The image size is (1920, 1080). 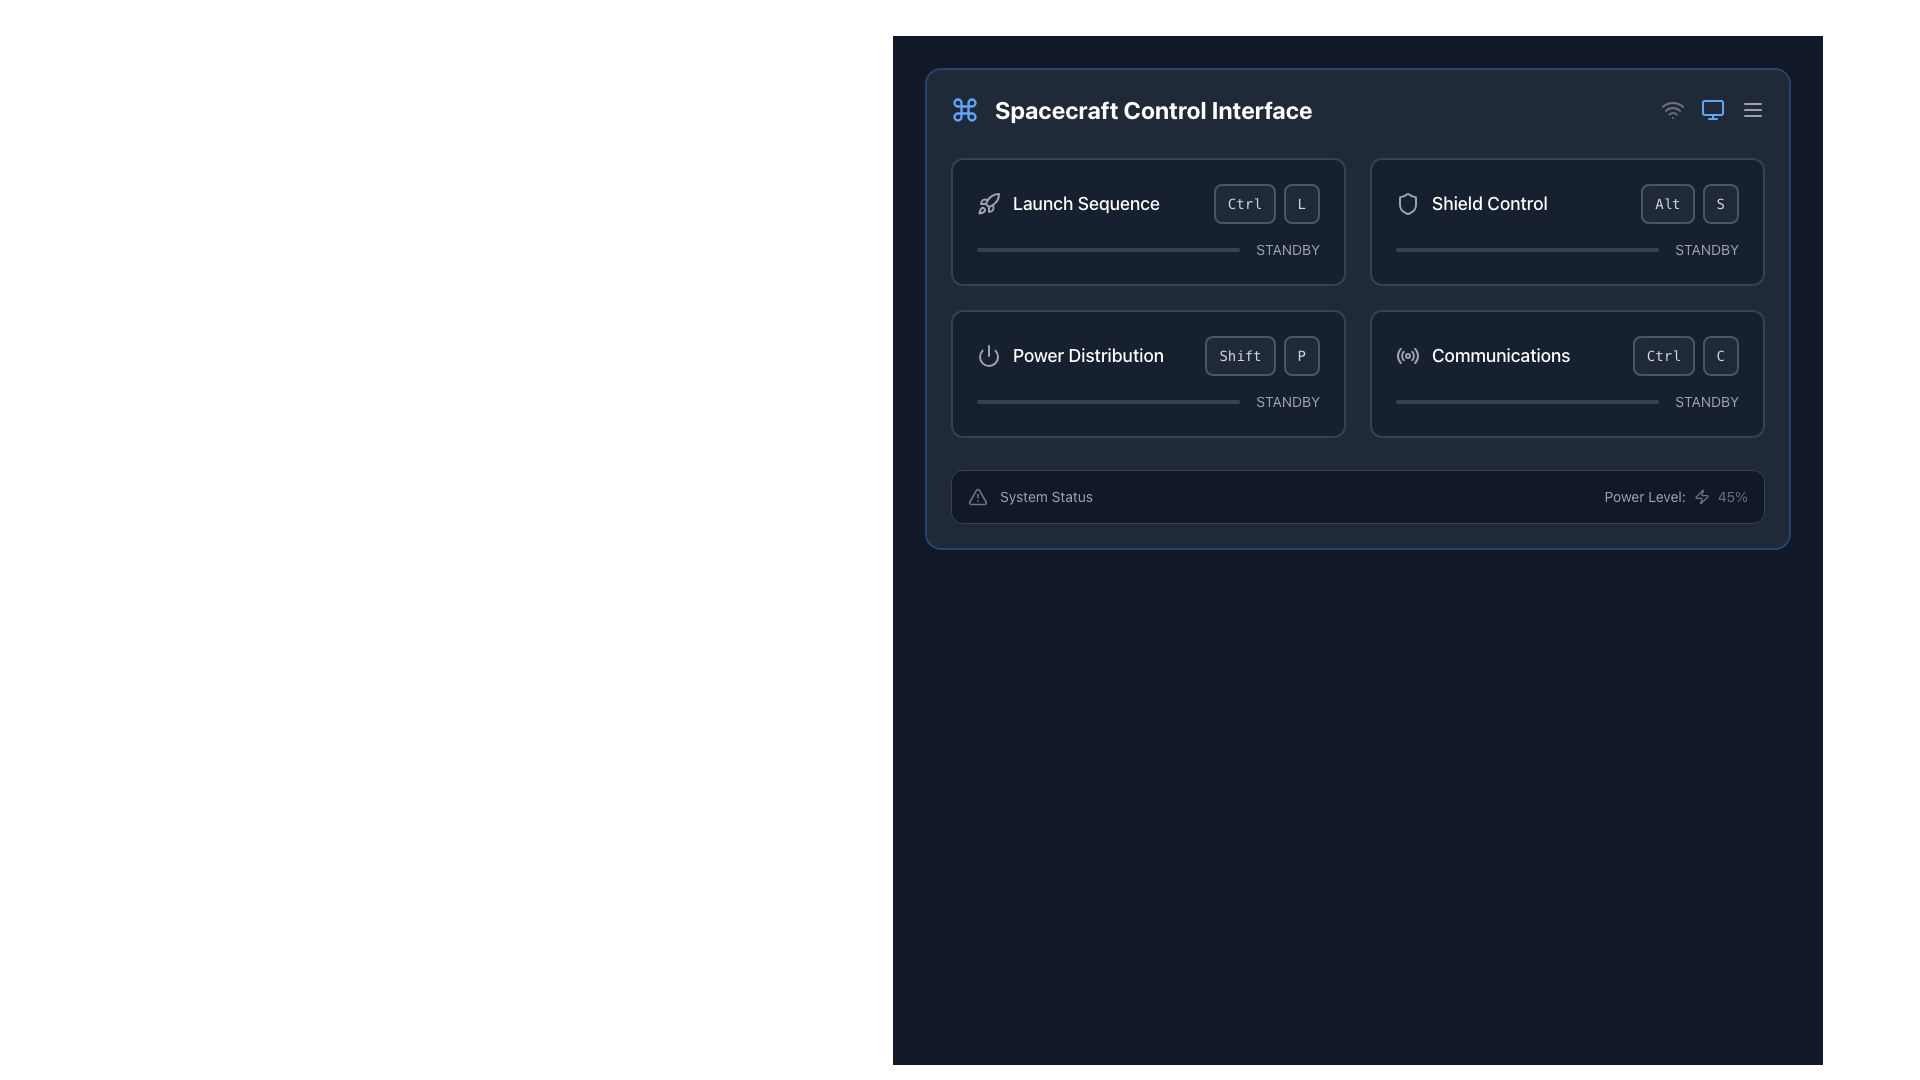 I want to click on the standby text status of the Progress bar located in the lower half of the 'Power Distribution' section, which visually represents a standby state, so click(x=1148, y=401).